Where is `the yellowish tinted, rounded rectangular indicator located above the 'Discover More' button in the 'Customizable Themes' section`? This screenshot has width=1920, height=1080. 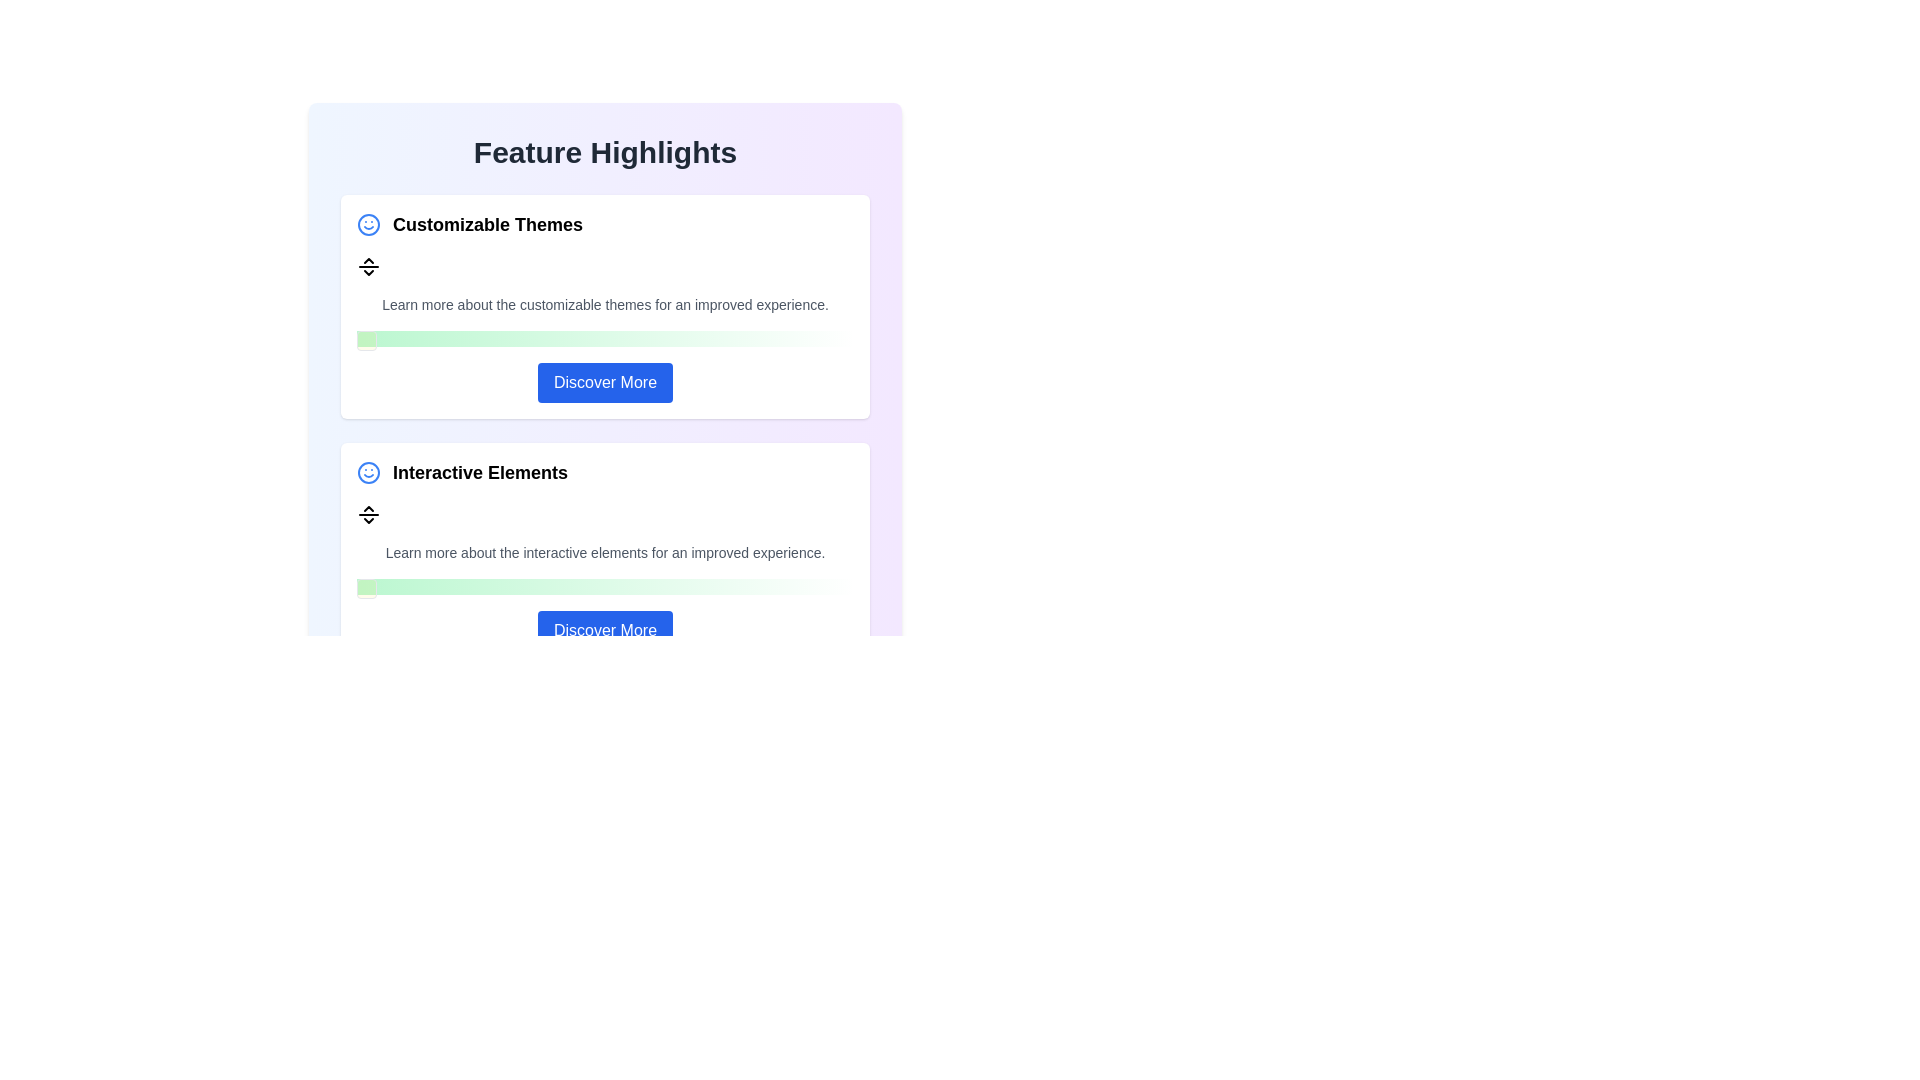
the yellowish tinted, rounded rectangular indicator located above the 'Discover More' button in the 'Customizable Themes' section is located at coordinates (366, 339).